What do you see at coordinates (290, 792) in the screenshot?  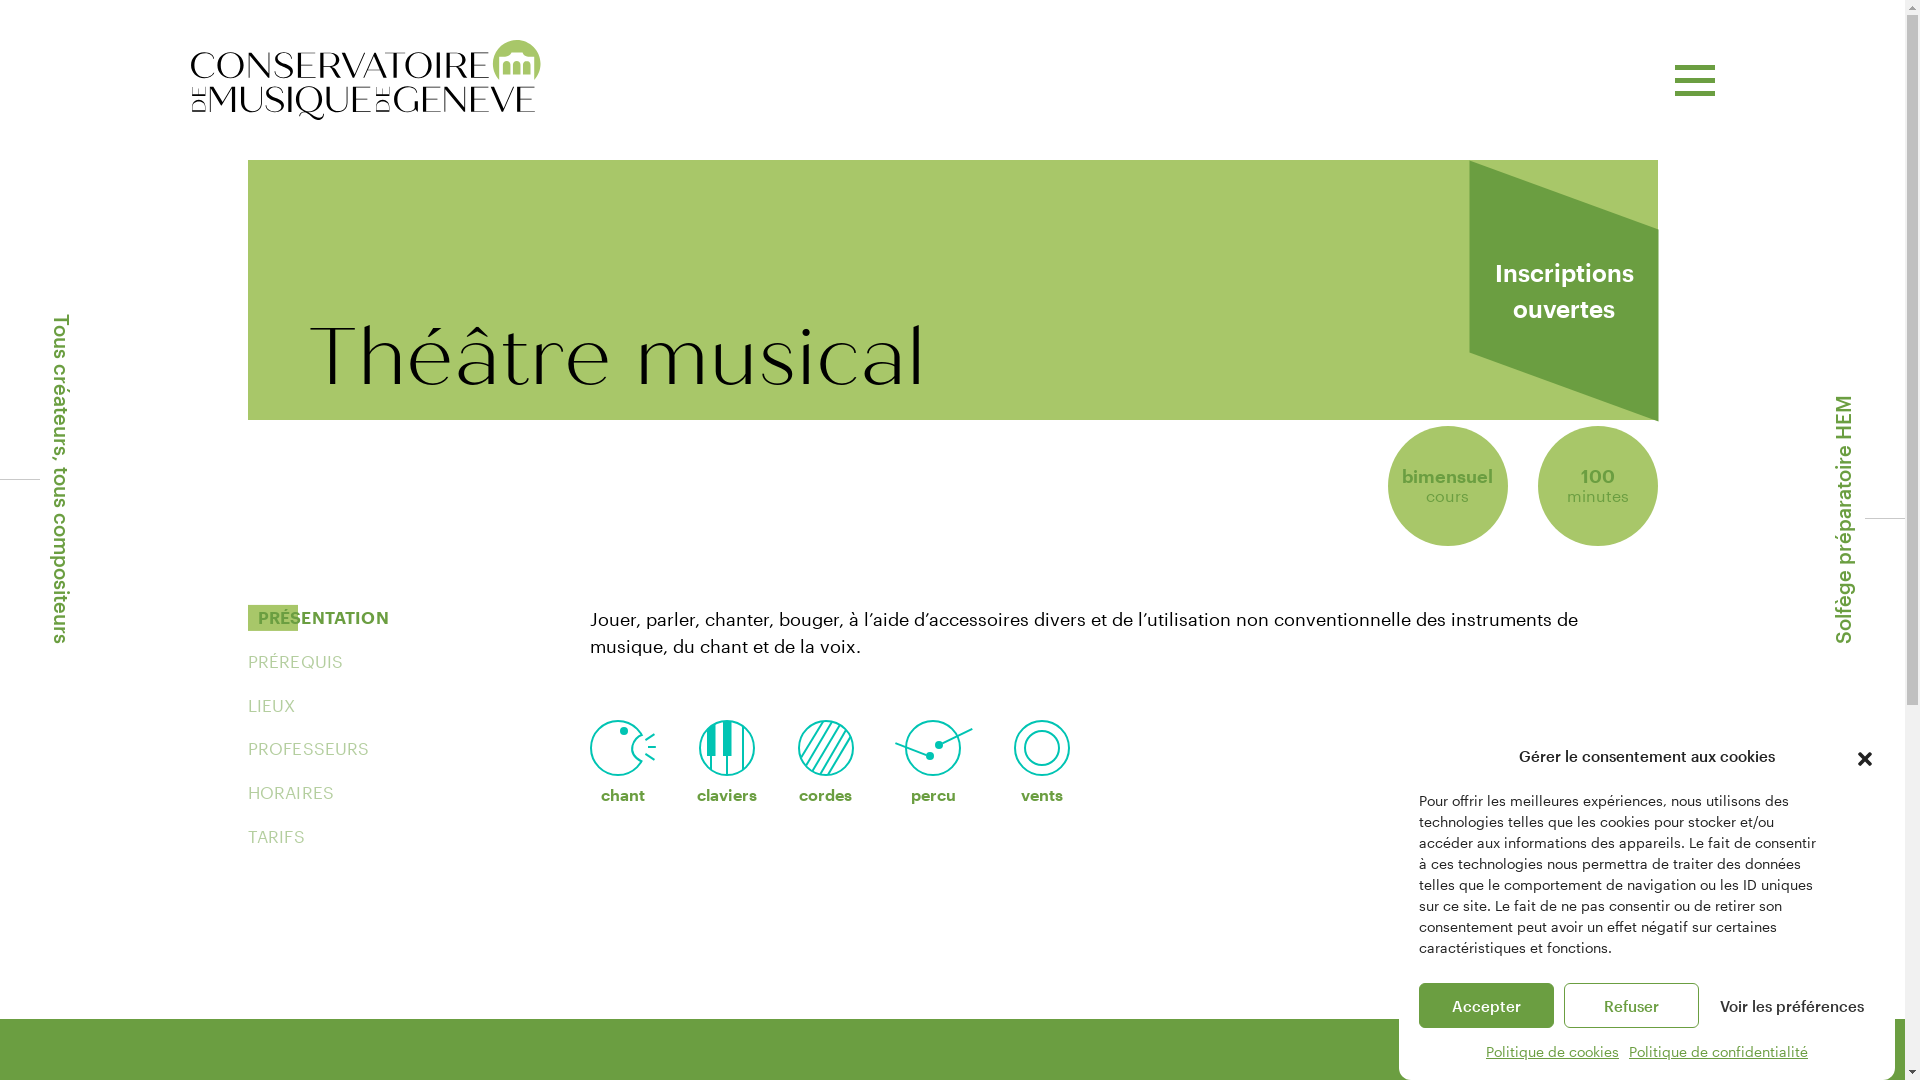 I see `'HORAIRES'` at bounding box center [290, 792].